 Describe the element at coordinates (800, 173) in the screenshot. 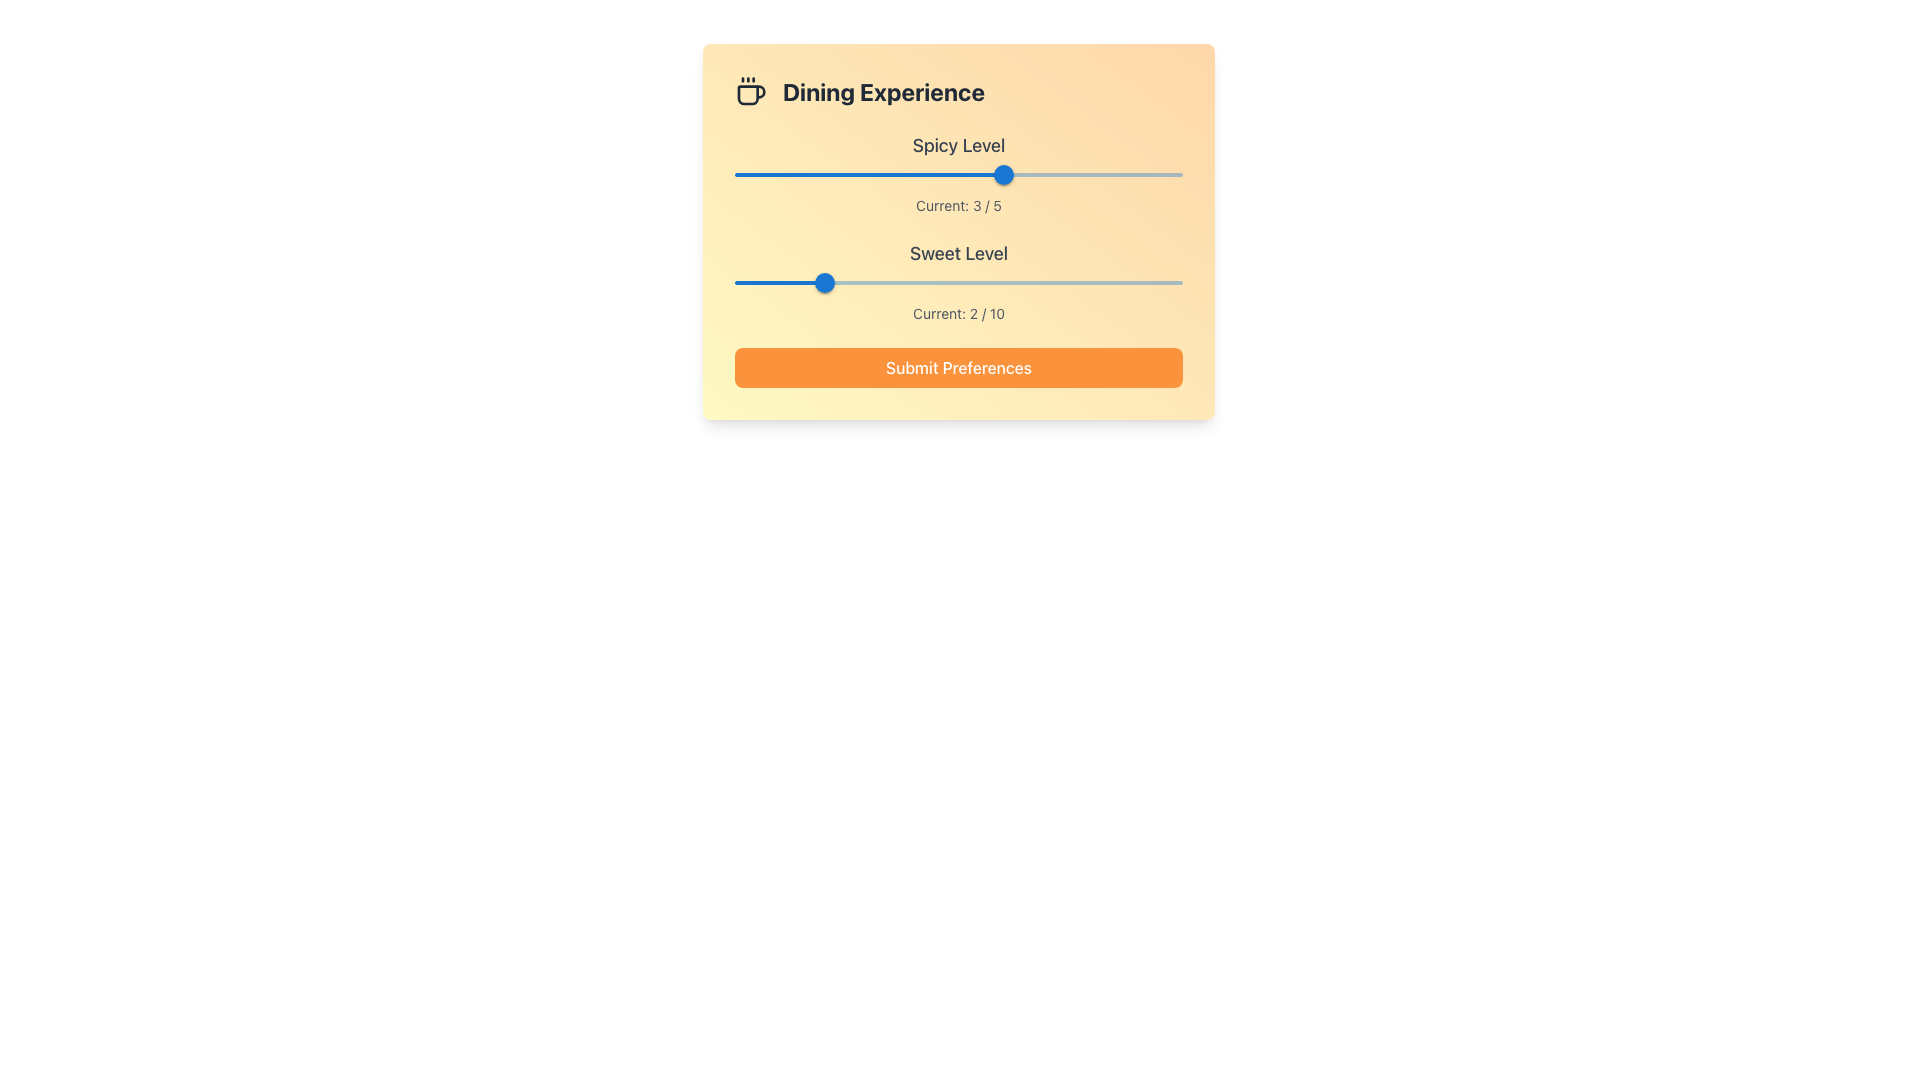

I see `the spicy level slider` at that location.